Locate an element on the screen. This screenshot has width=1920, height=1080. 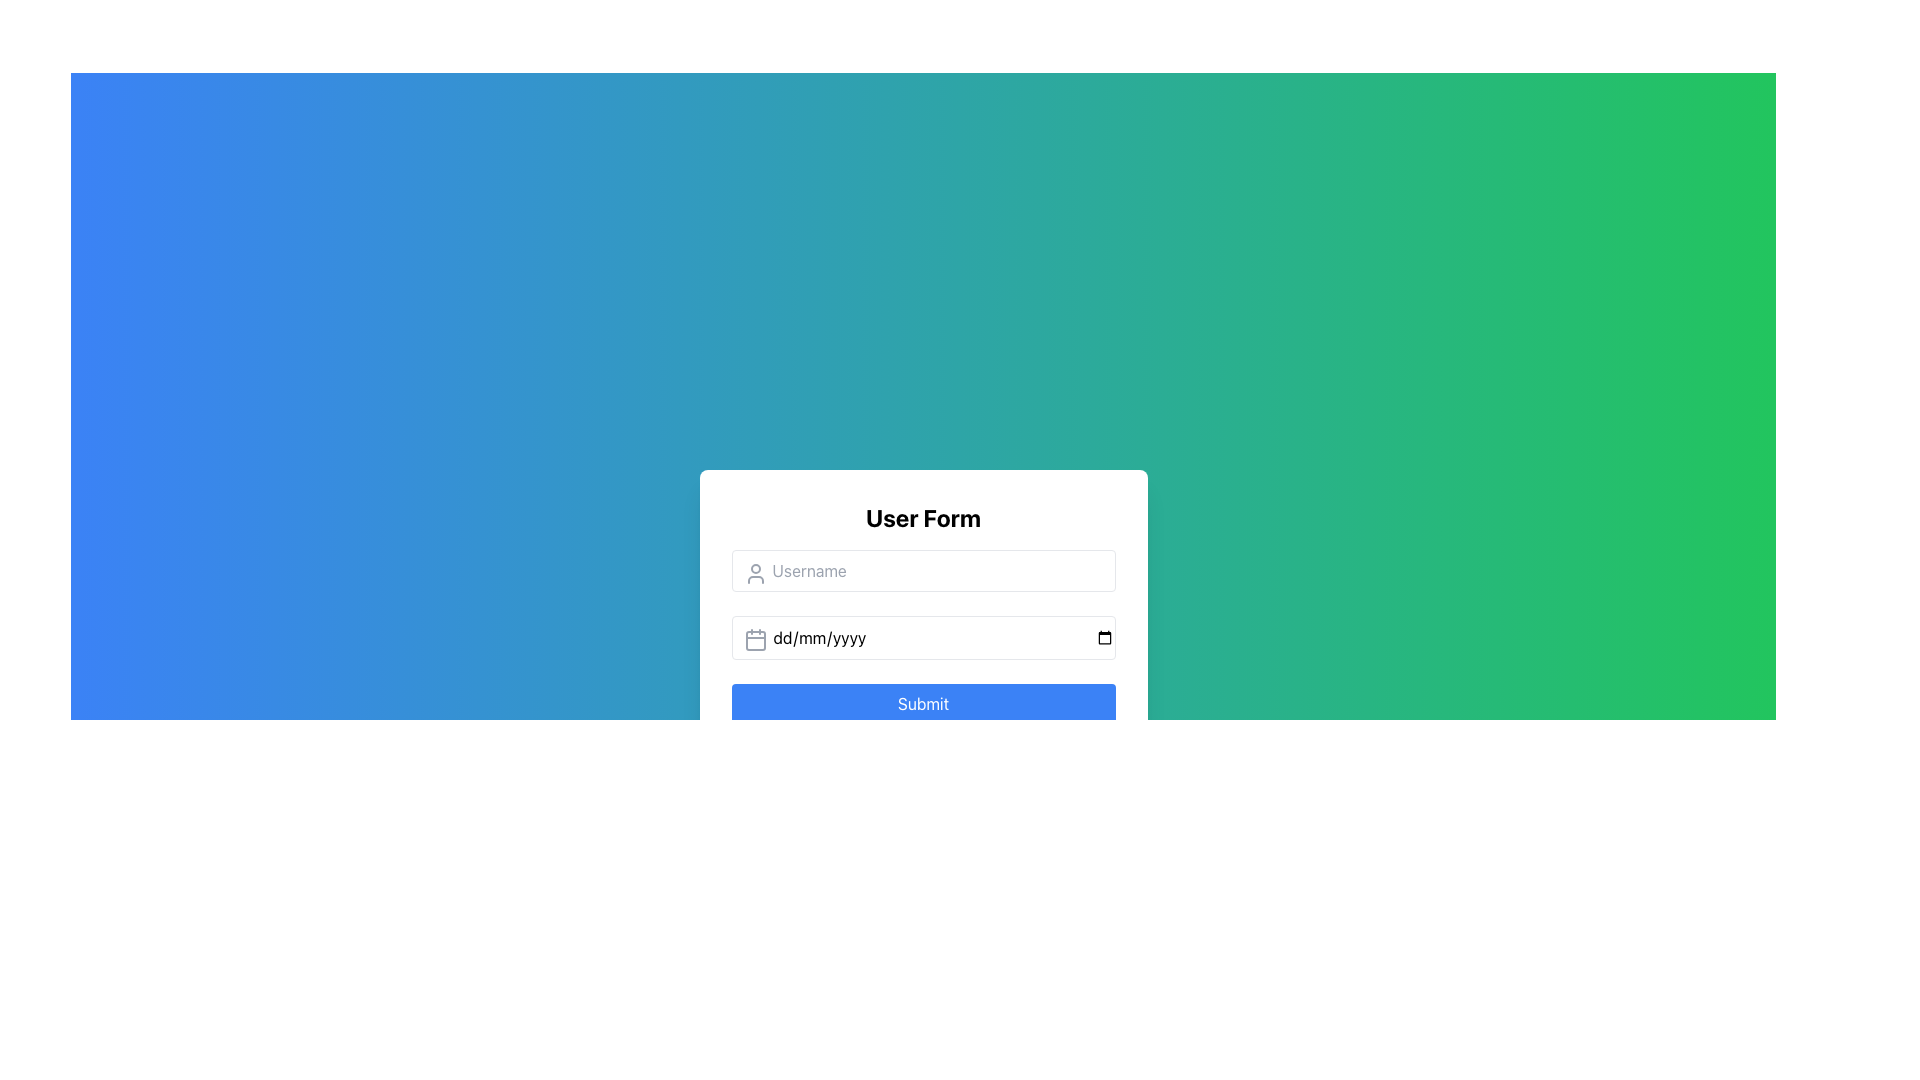
the second input field for date selection within the 'User Form' panel is located at coordinates (922, 636).